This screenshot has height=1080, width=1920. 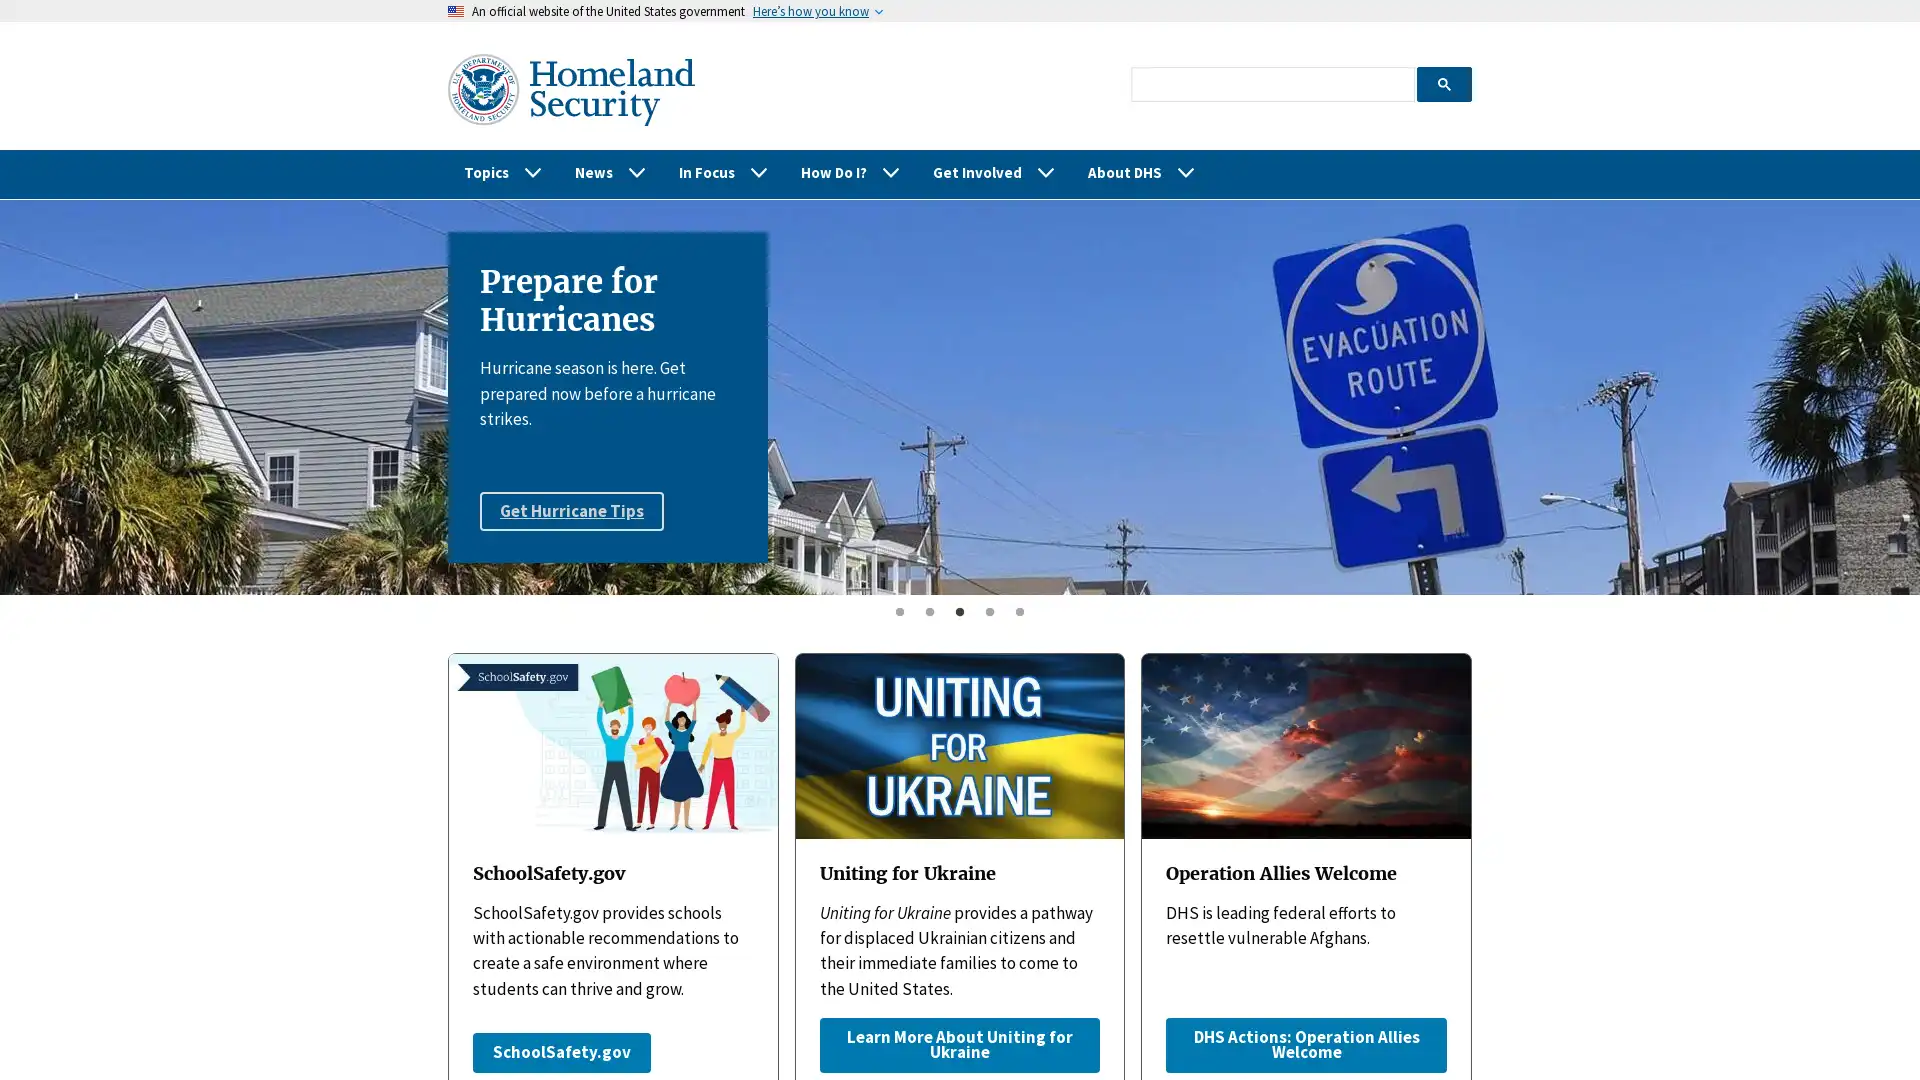 What do you see at coordinates (994, 171) in the screenshot?
I see `Get Involved` at bounding box center [994, 171].